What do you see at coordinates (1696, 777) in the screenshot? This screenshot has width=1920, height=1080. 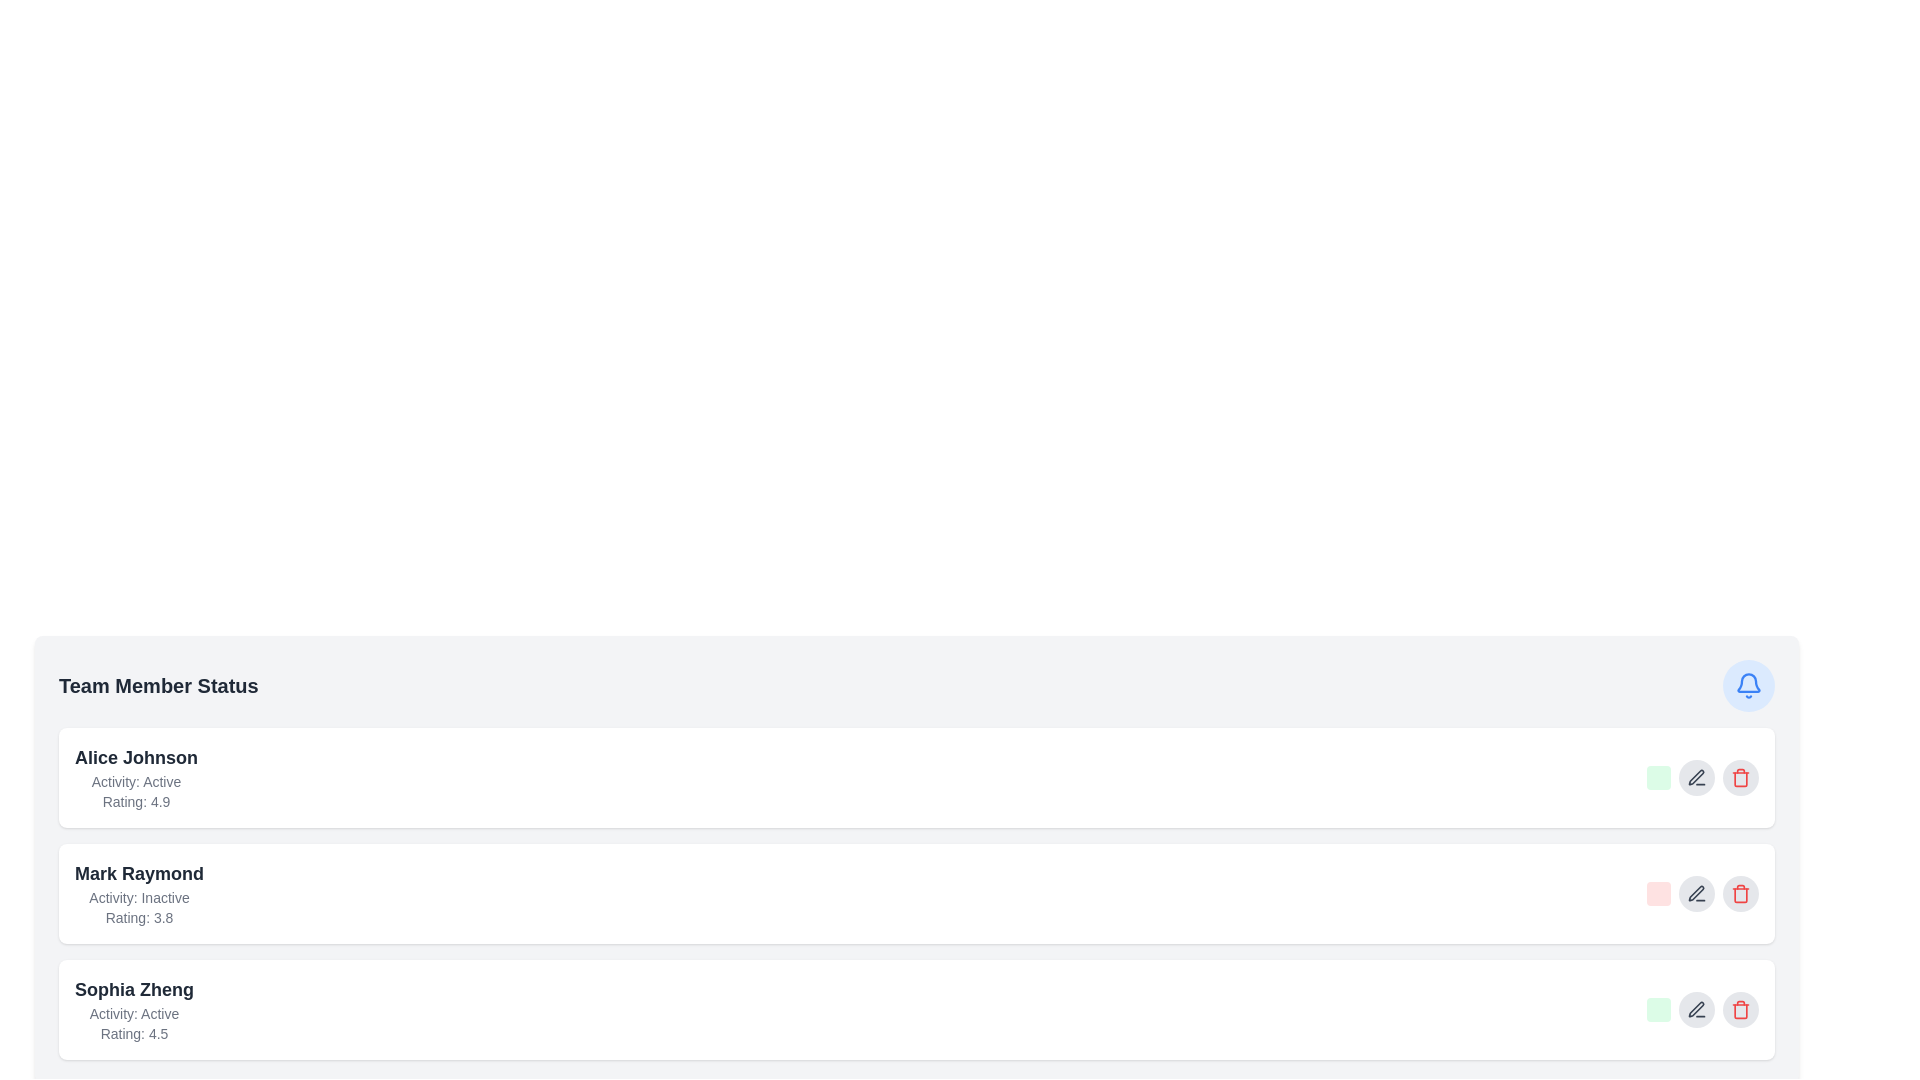 I see `the circular icon button with a gray background and a pen symbol in the center, located in the first row of a list, and positioned between a status indicator and a trash icon, to trigger the hover state` at bounding box center [1696, 777].